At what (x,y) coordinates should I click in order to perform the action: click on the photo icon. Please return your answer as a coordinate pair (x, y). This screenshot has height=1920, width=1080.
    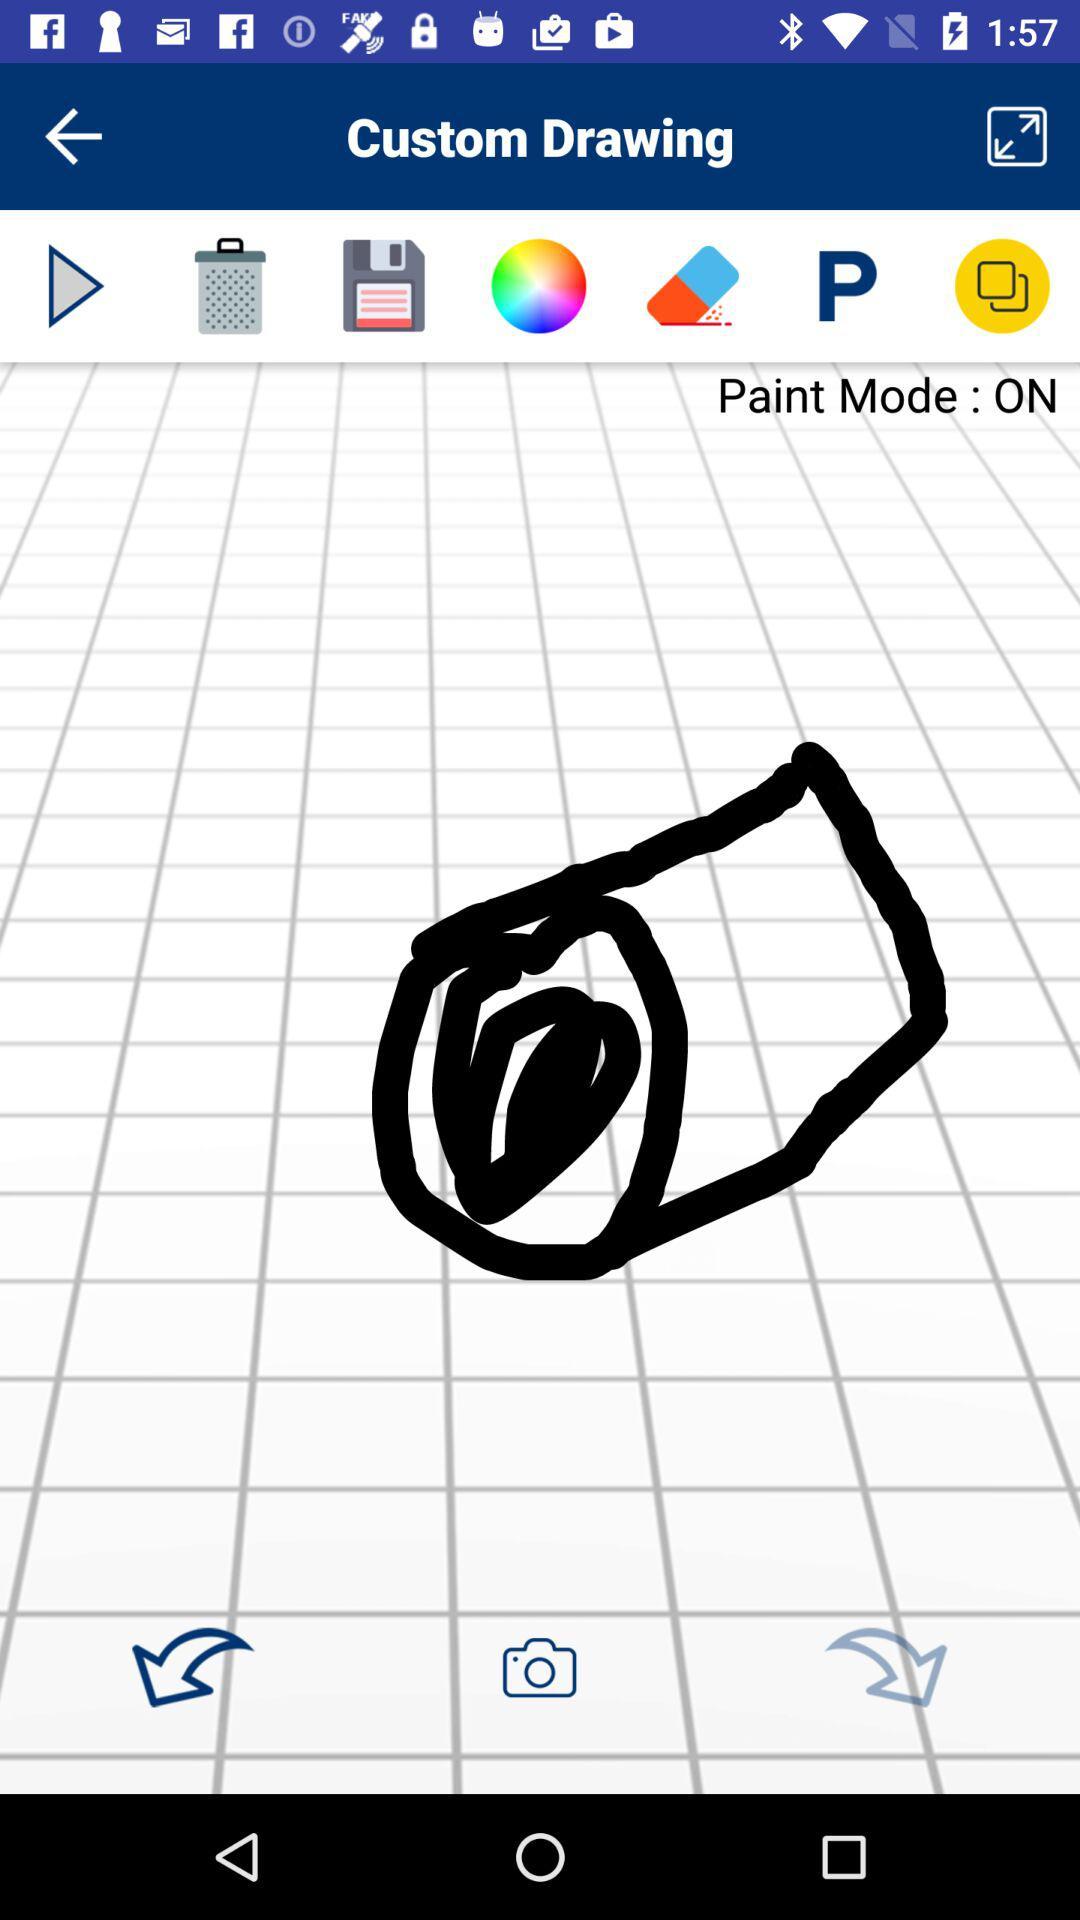
    Looking at the image, I should click on (538, 1667).